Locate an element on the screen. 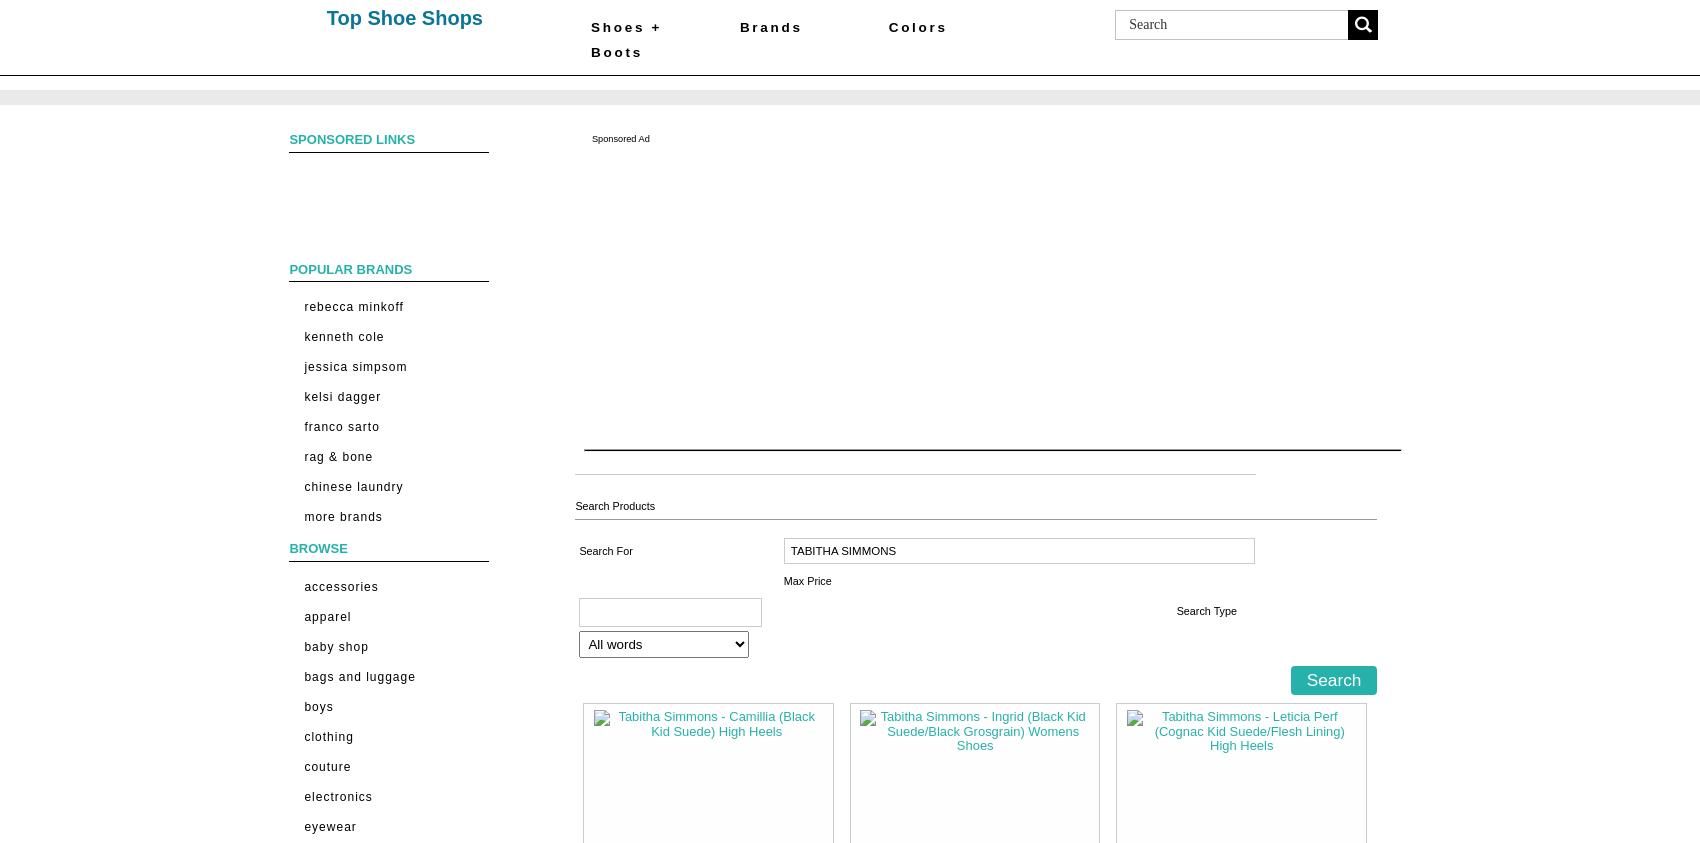  'Franco Sarto' is located at coordinates (340, 426).